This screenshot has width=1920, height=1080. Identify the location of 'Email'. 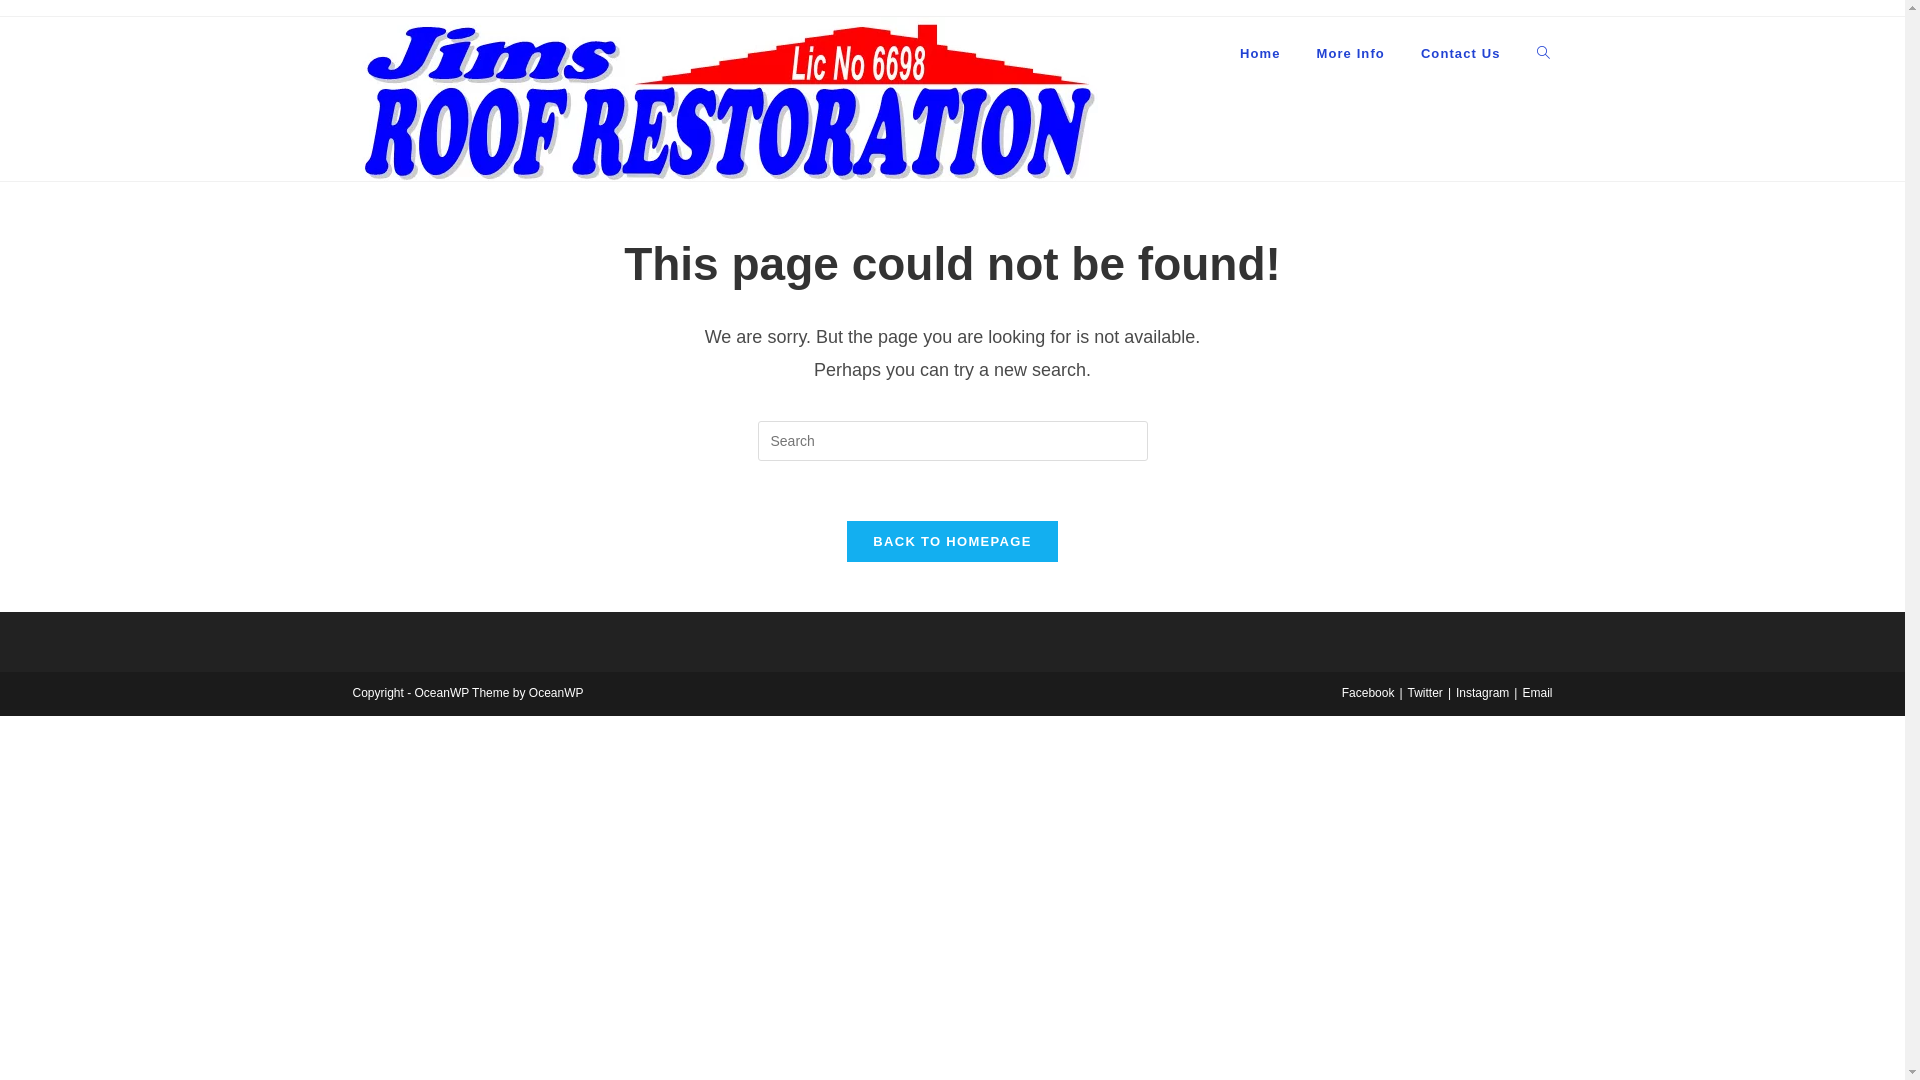
(1535, 692).